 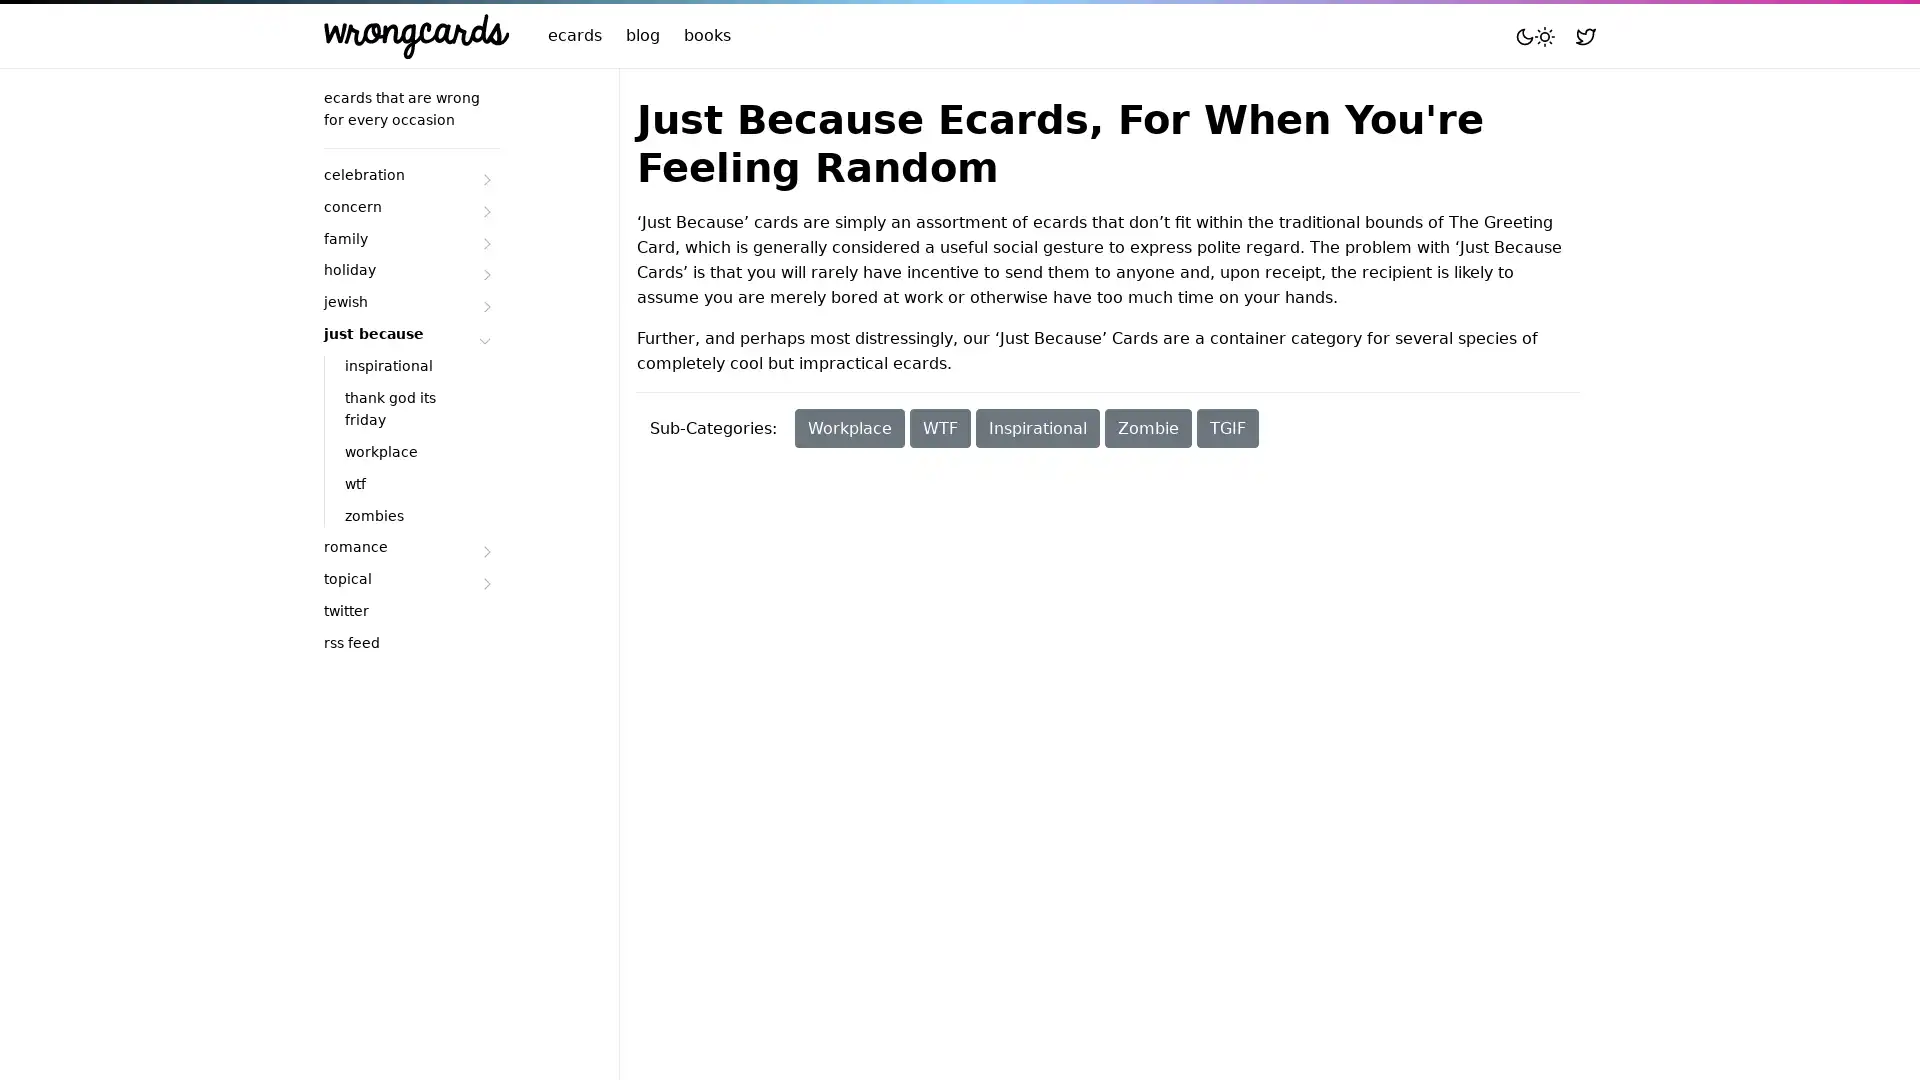 What do you see at coordinates (484, 307) in the screenshot?
I see `Submenu` at bounding box center [484, 307].